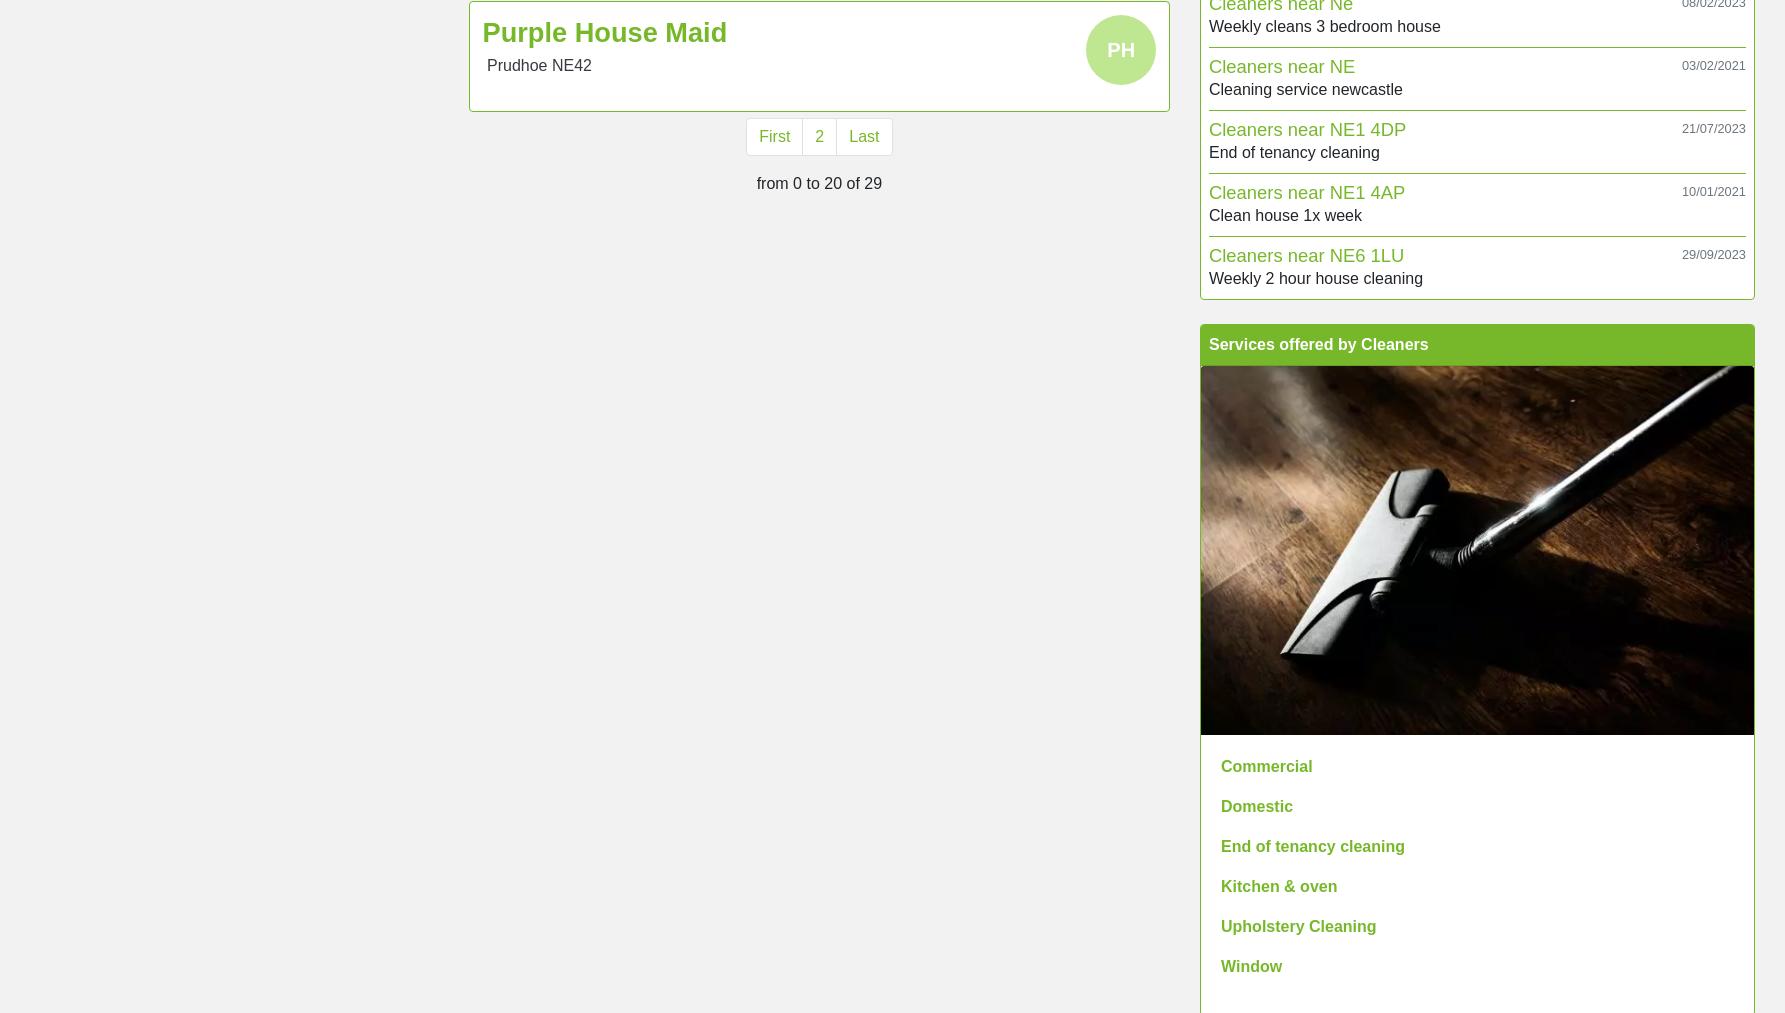  What do you see at coordinates (1712, 127) in the screenshot?
I see `'21/07/2023'` at bounding box center [1712, 127].